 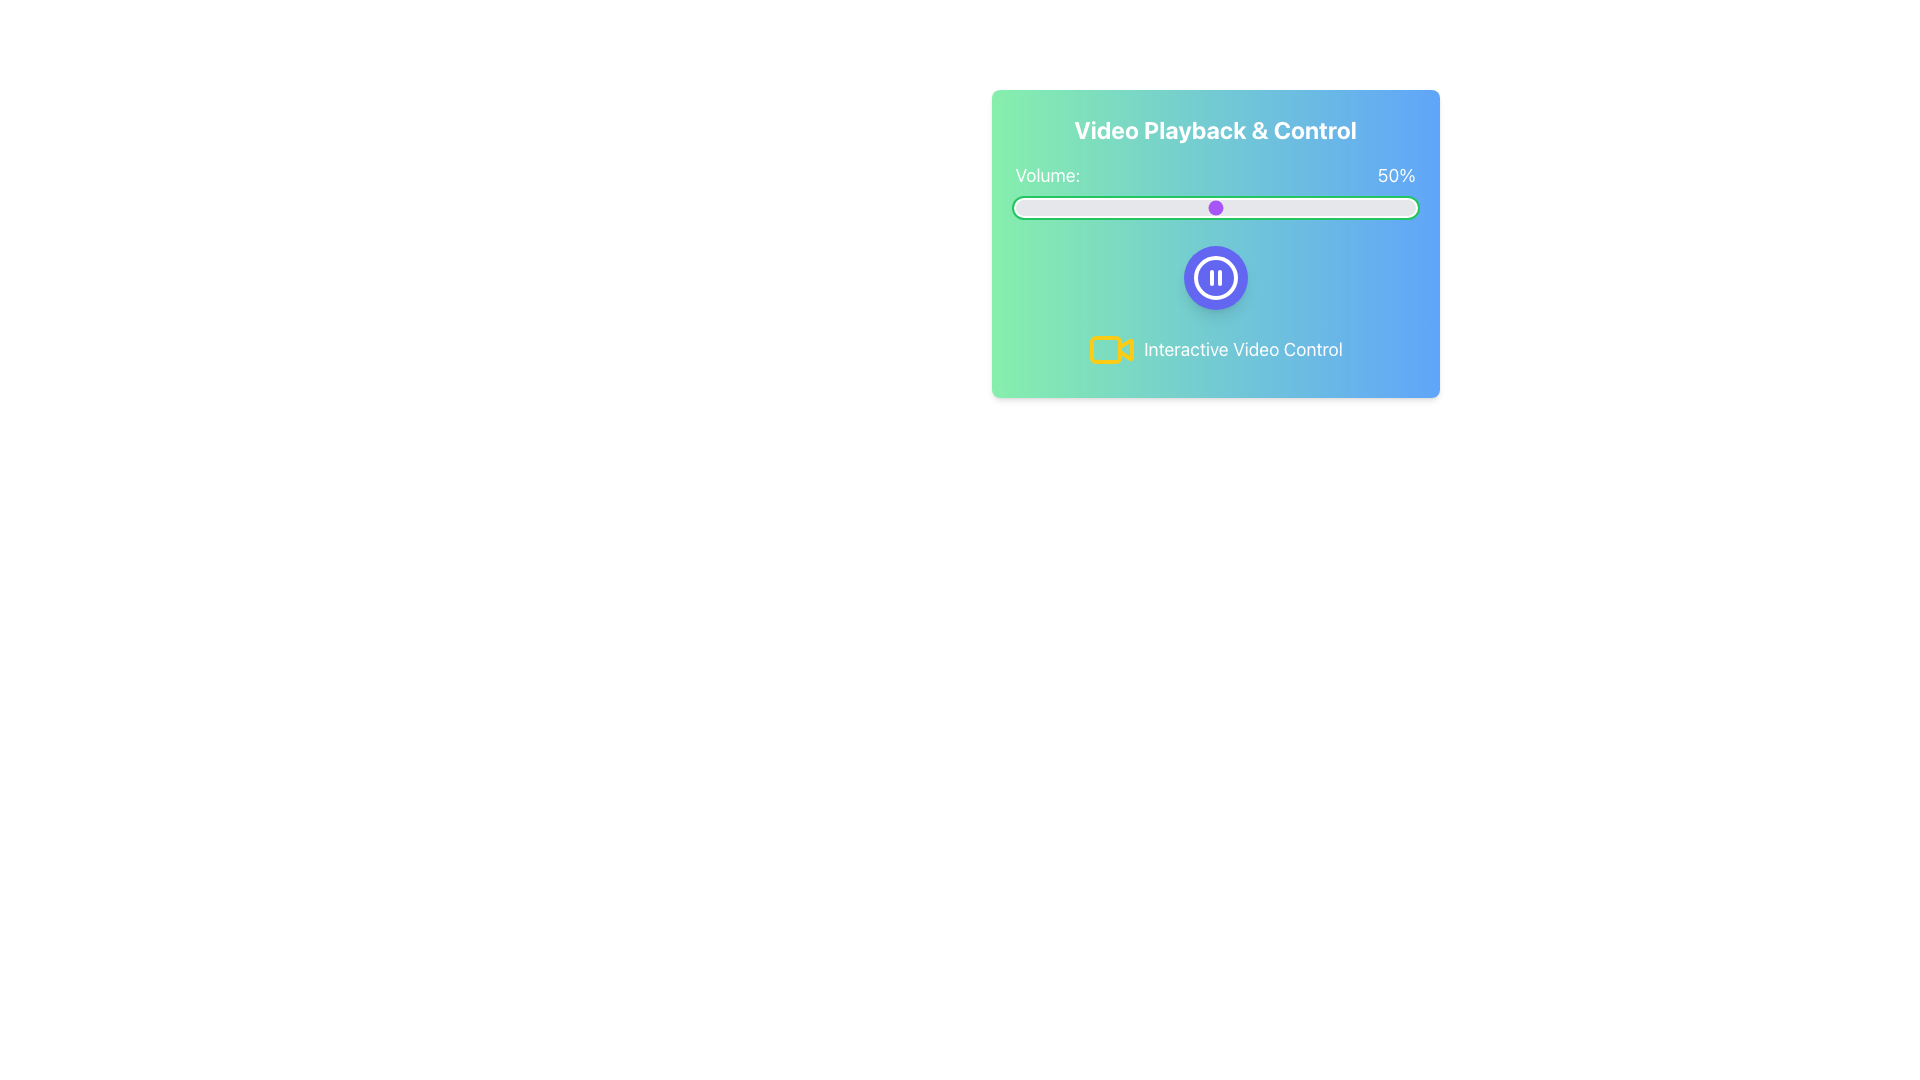 I want to click on the Static Label displaying the current volume level percentage, located in the top-right corner of the volume control section next to the text 'Volume:', so click(x=1395, y=175).